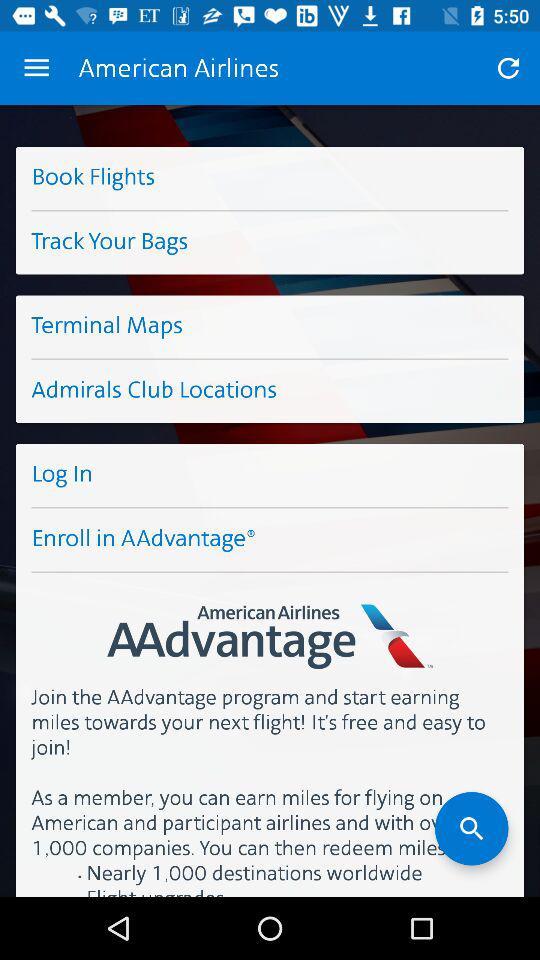  I want to click on the button below the button book flights on the web page, so click(270, 242).